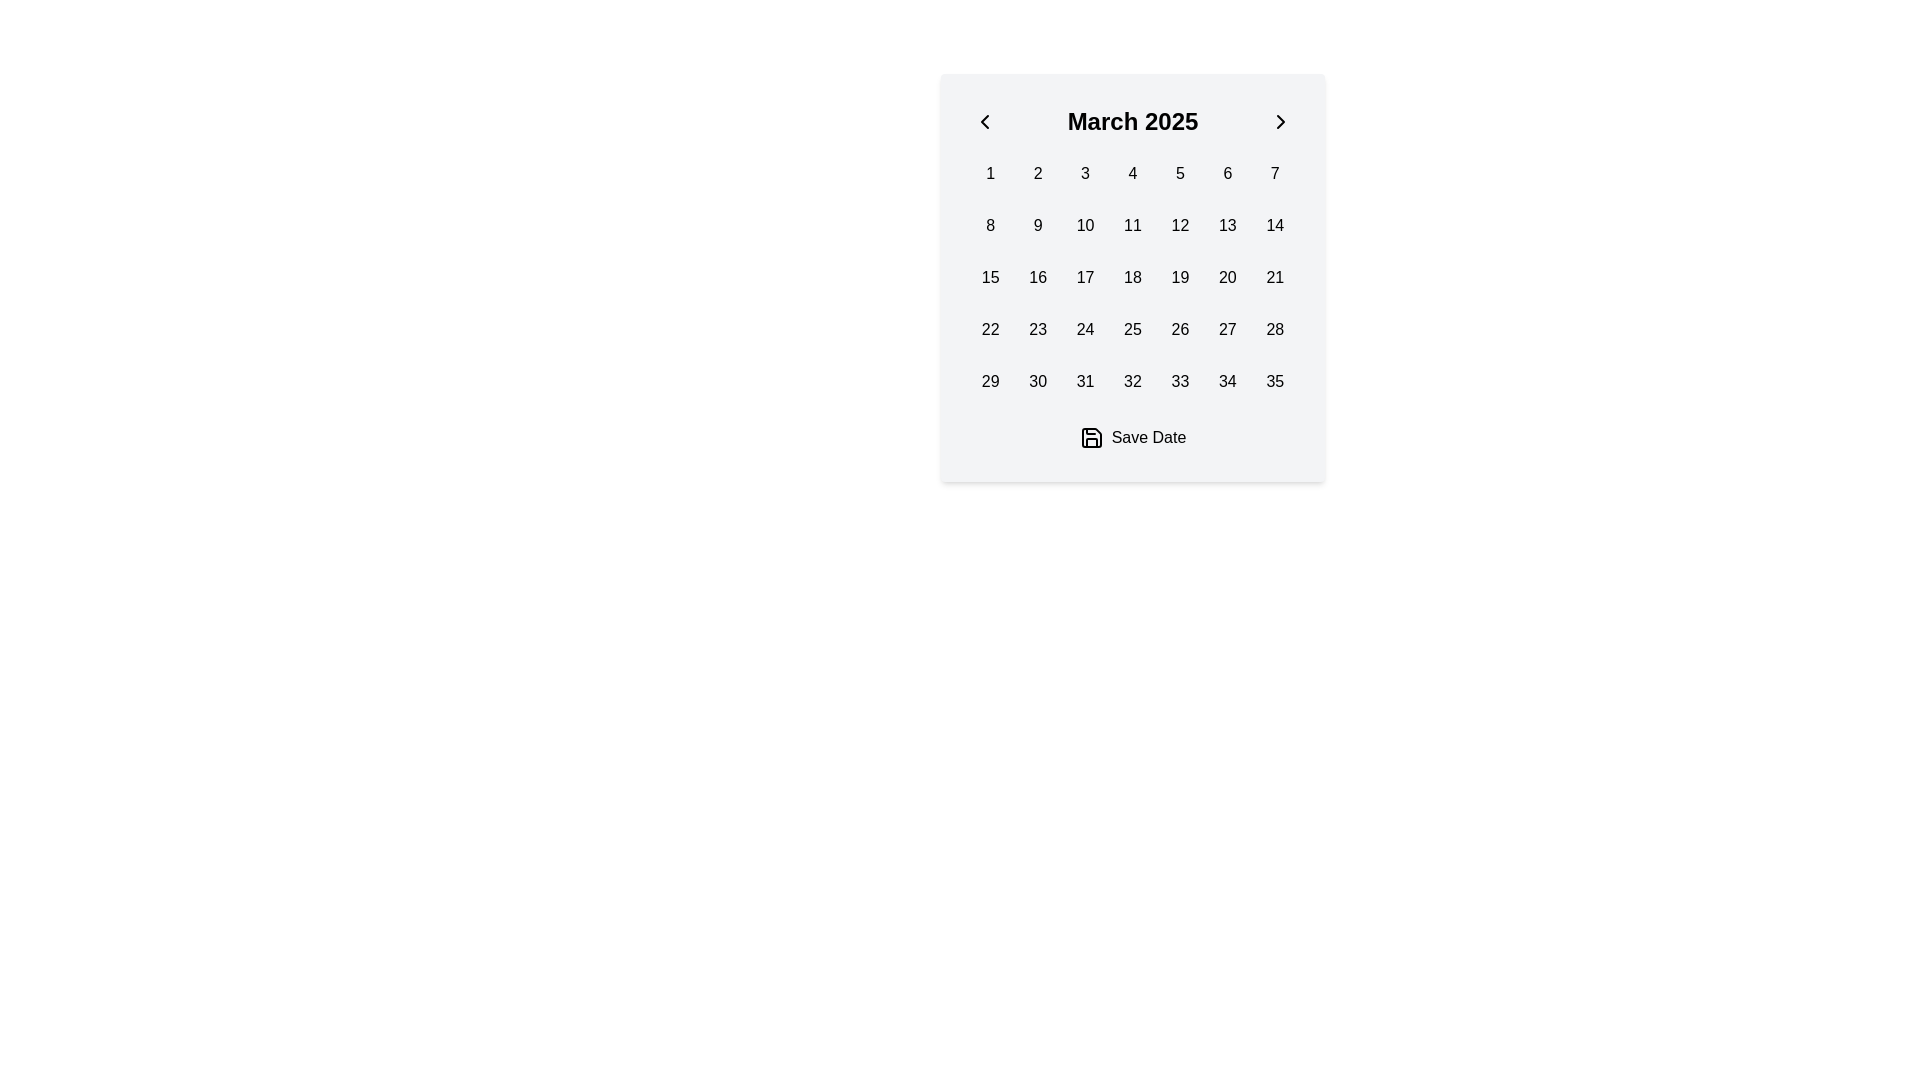 The height and width of the screenshot is (1080, 1920). What do you see at coordinates (1274, 277) in the screenshot?
I see `the square-shaped button displaying the number '21' in black text, located in the third row and seventh column of the calendar grid` at bounding box center [1274, 277].